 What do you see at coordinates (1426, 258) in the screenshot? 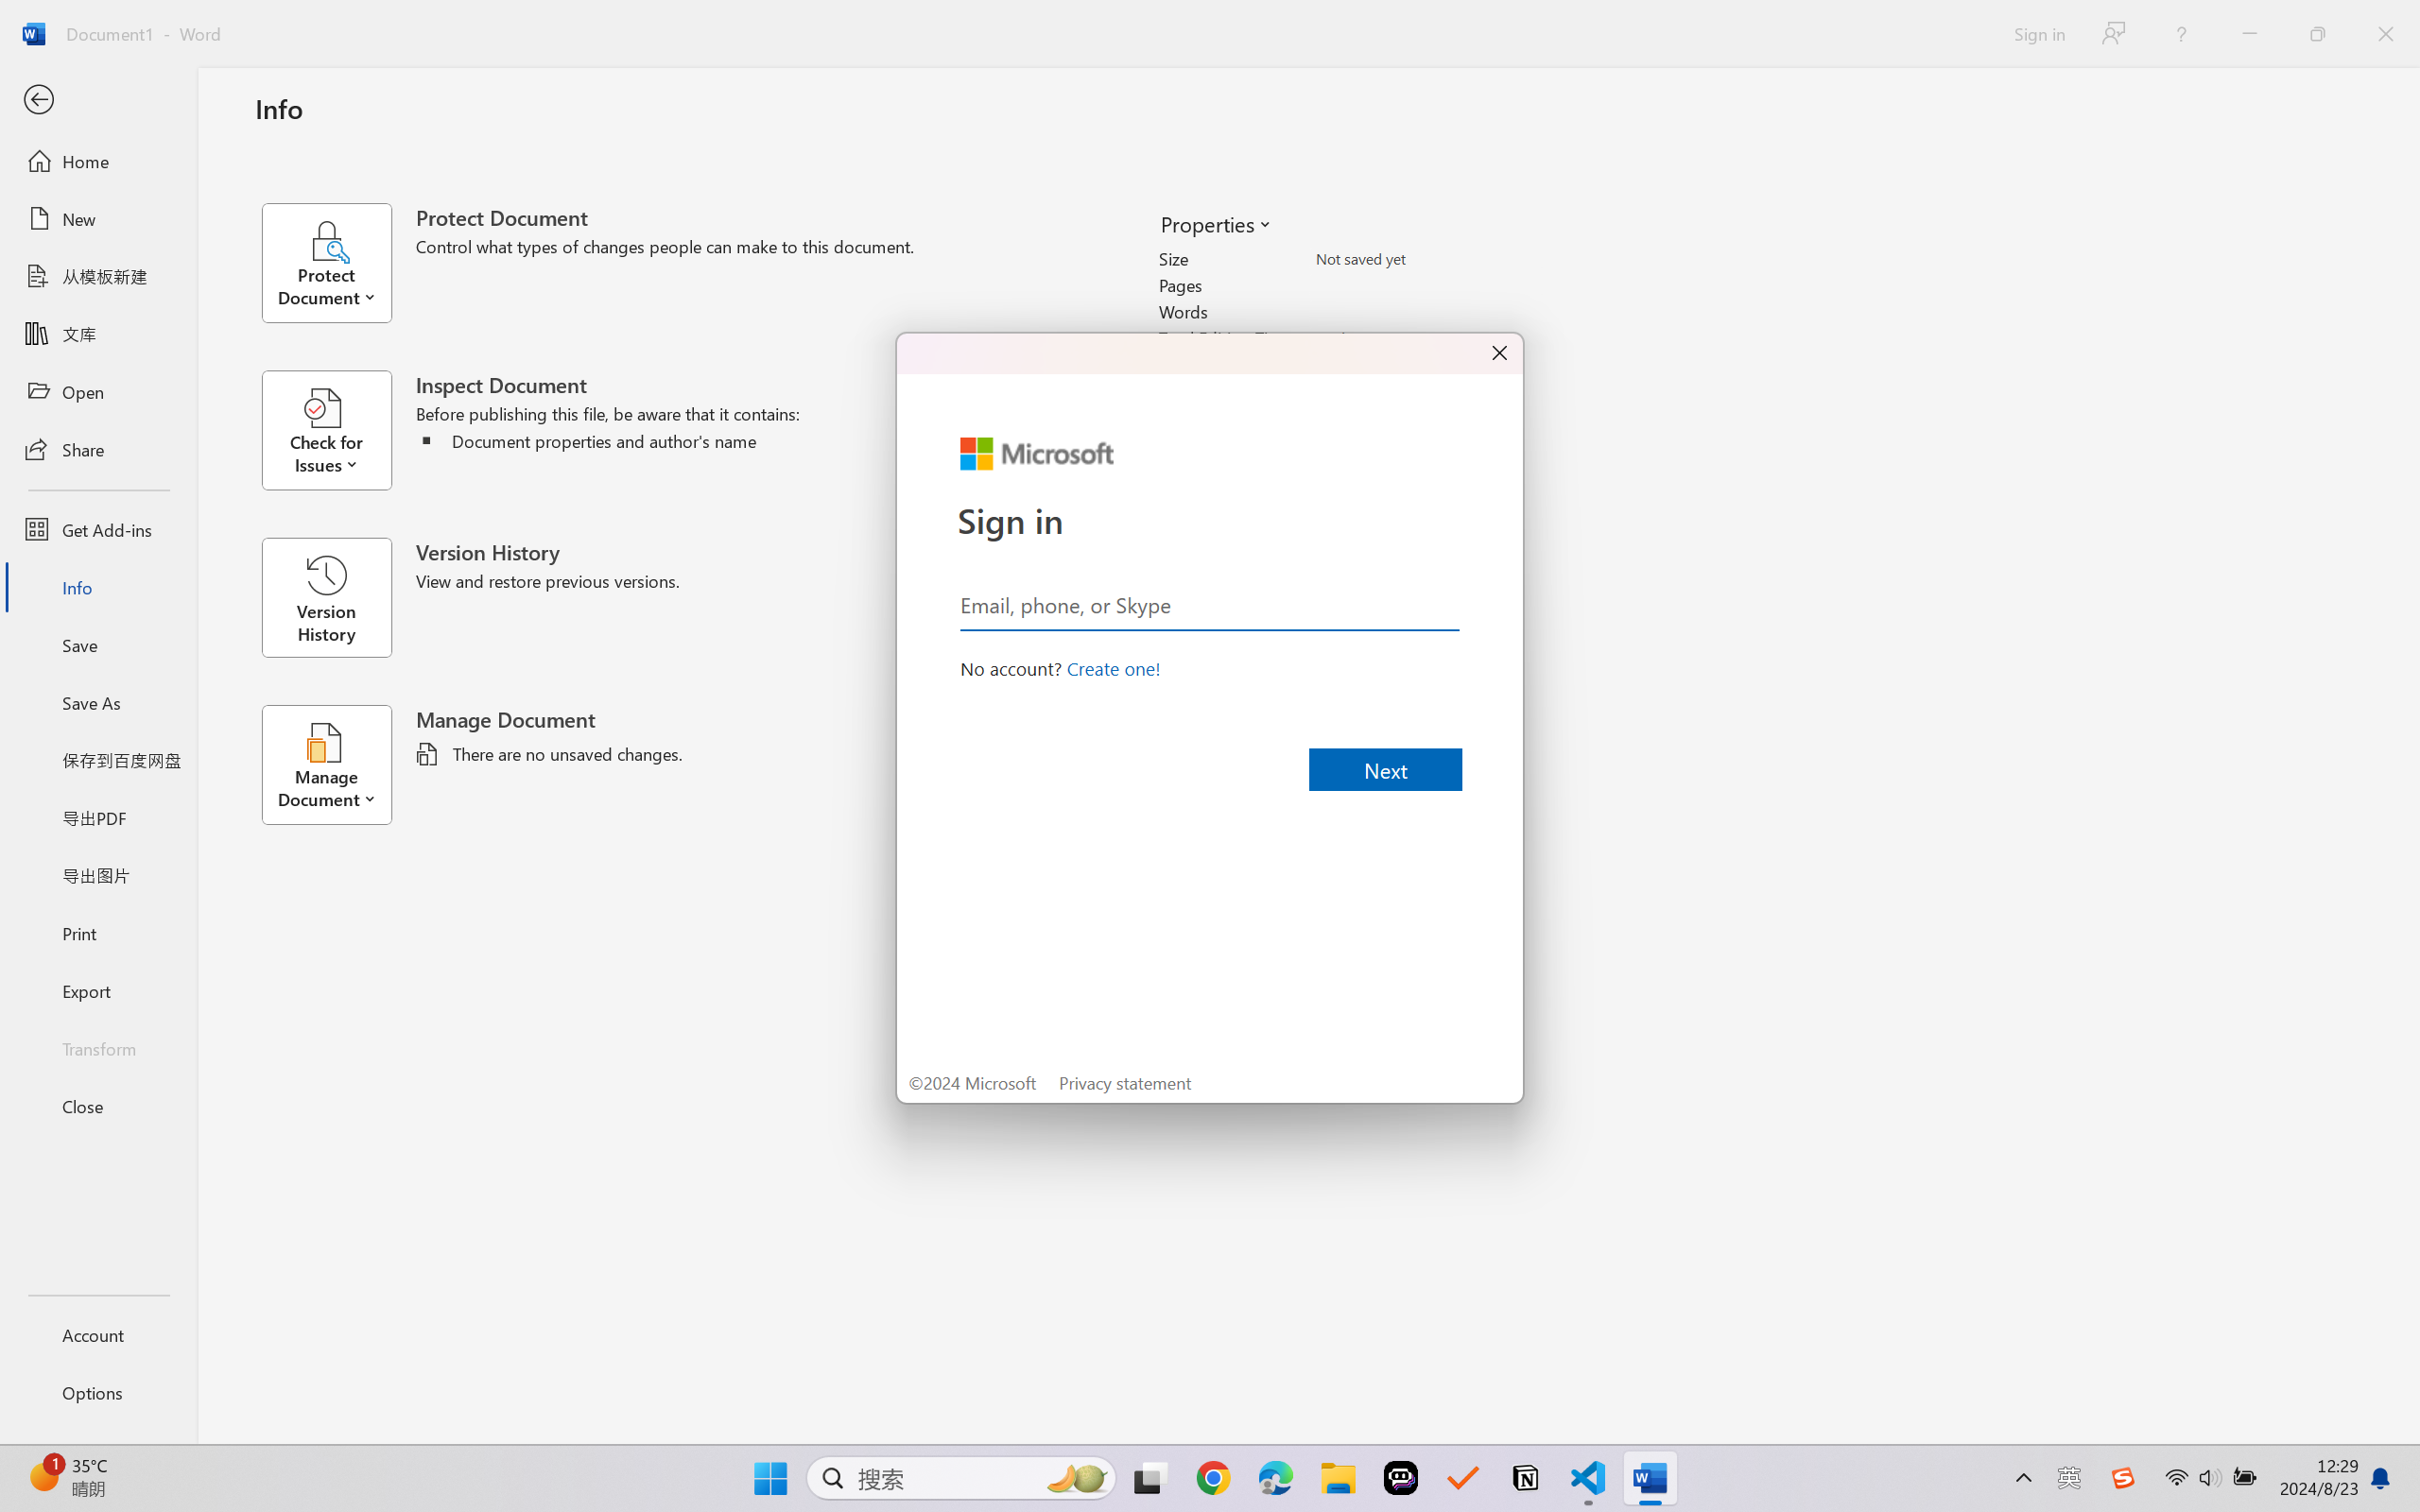
I see `'Size'` at bounding box center [1426, 258].